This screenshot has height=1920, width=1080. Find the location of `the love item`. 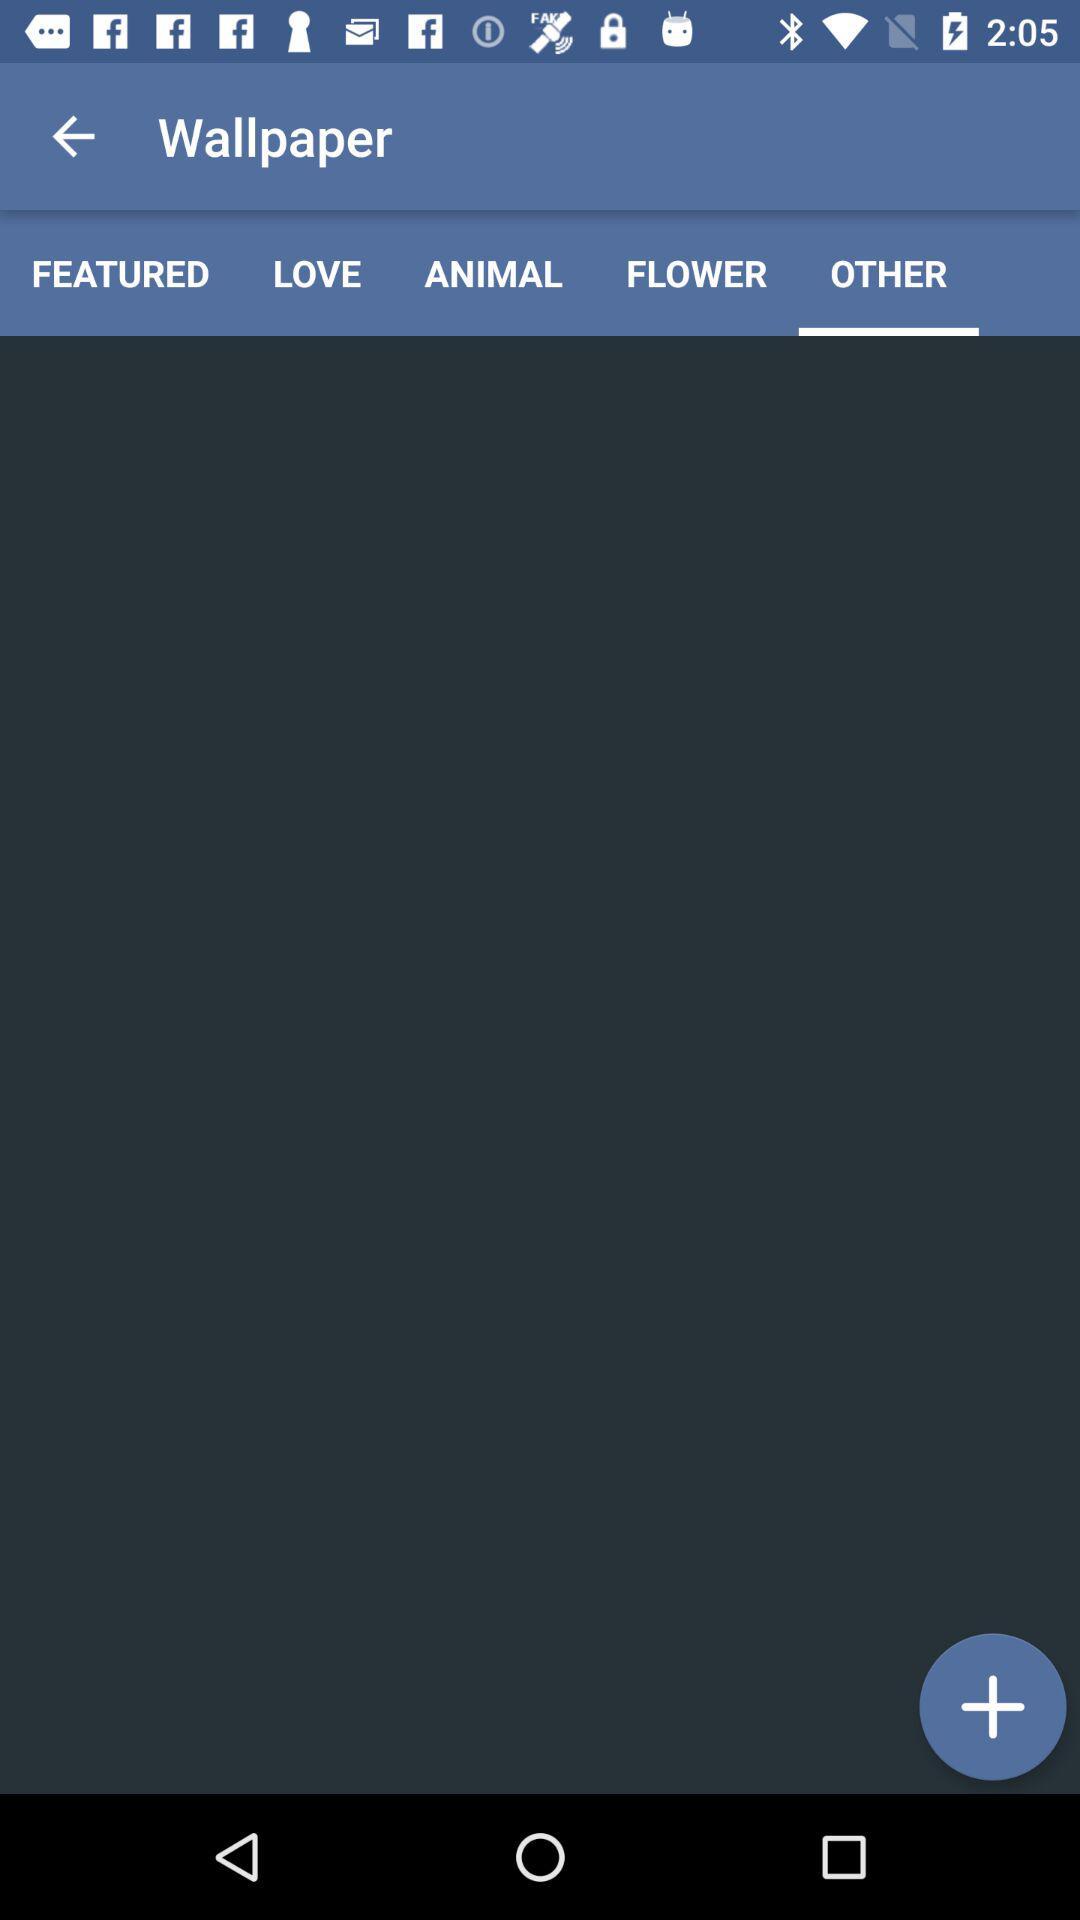

the love item is located at coordinates (316, 272).